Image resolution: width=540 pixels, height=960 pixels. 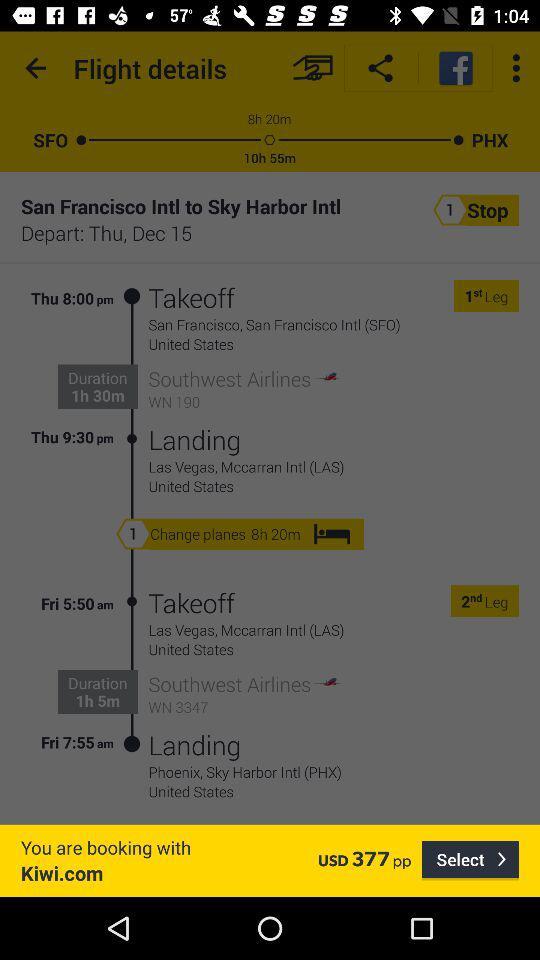 What do you see at coordinates (476, 295) in the screenshot?
I see `the icon to the left of leg` at bounding box center [476, 295].